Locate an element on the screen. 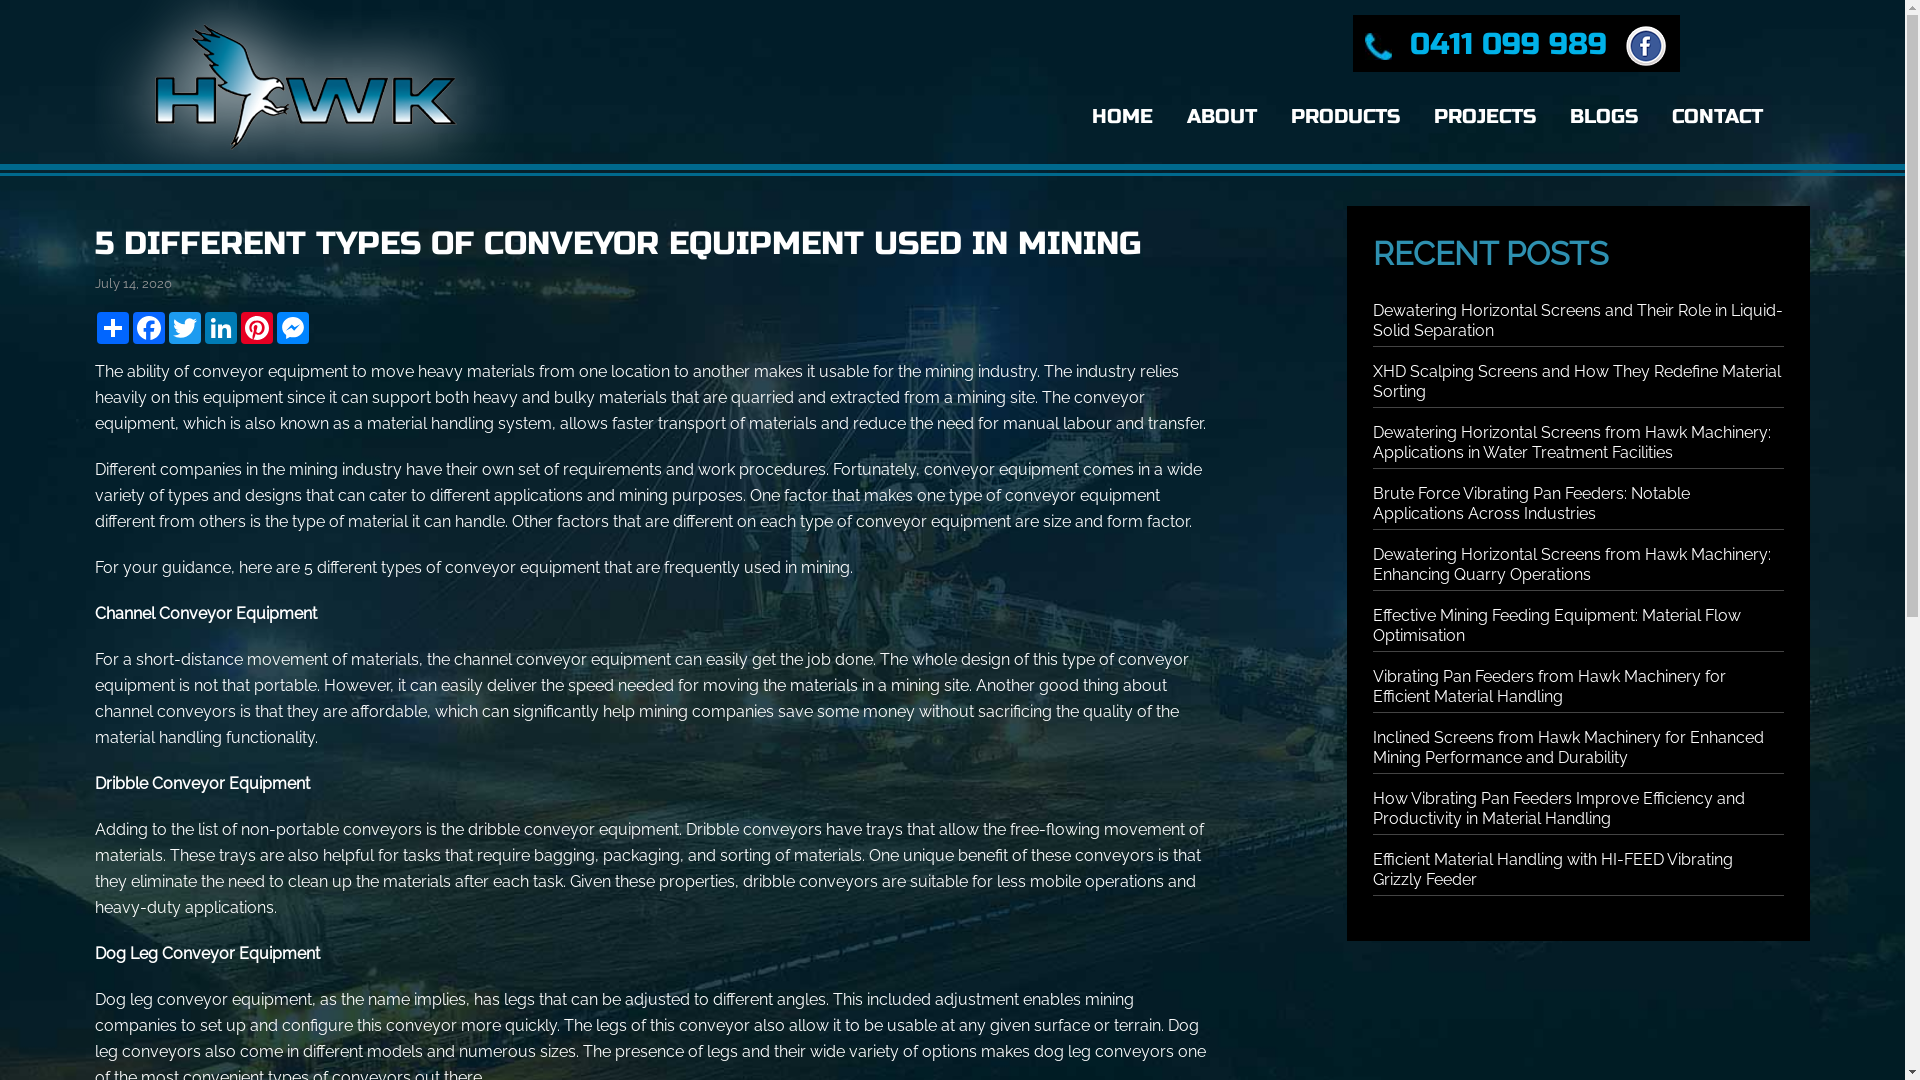  'BLOGS' is located at coordinates (1557, 116).